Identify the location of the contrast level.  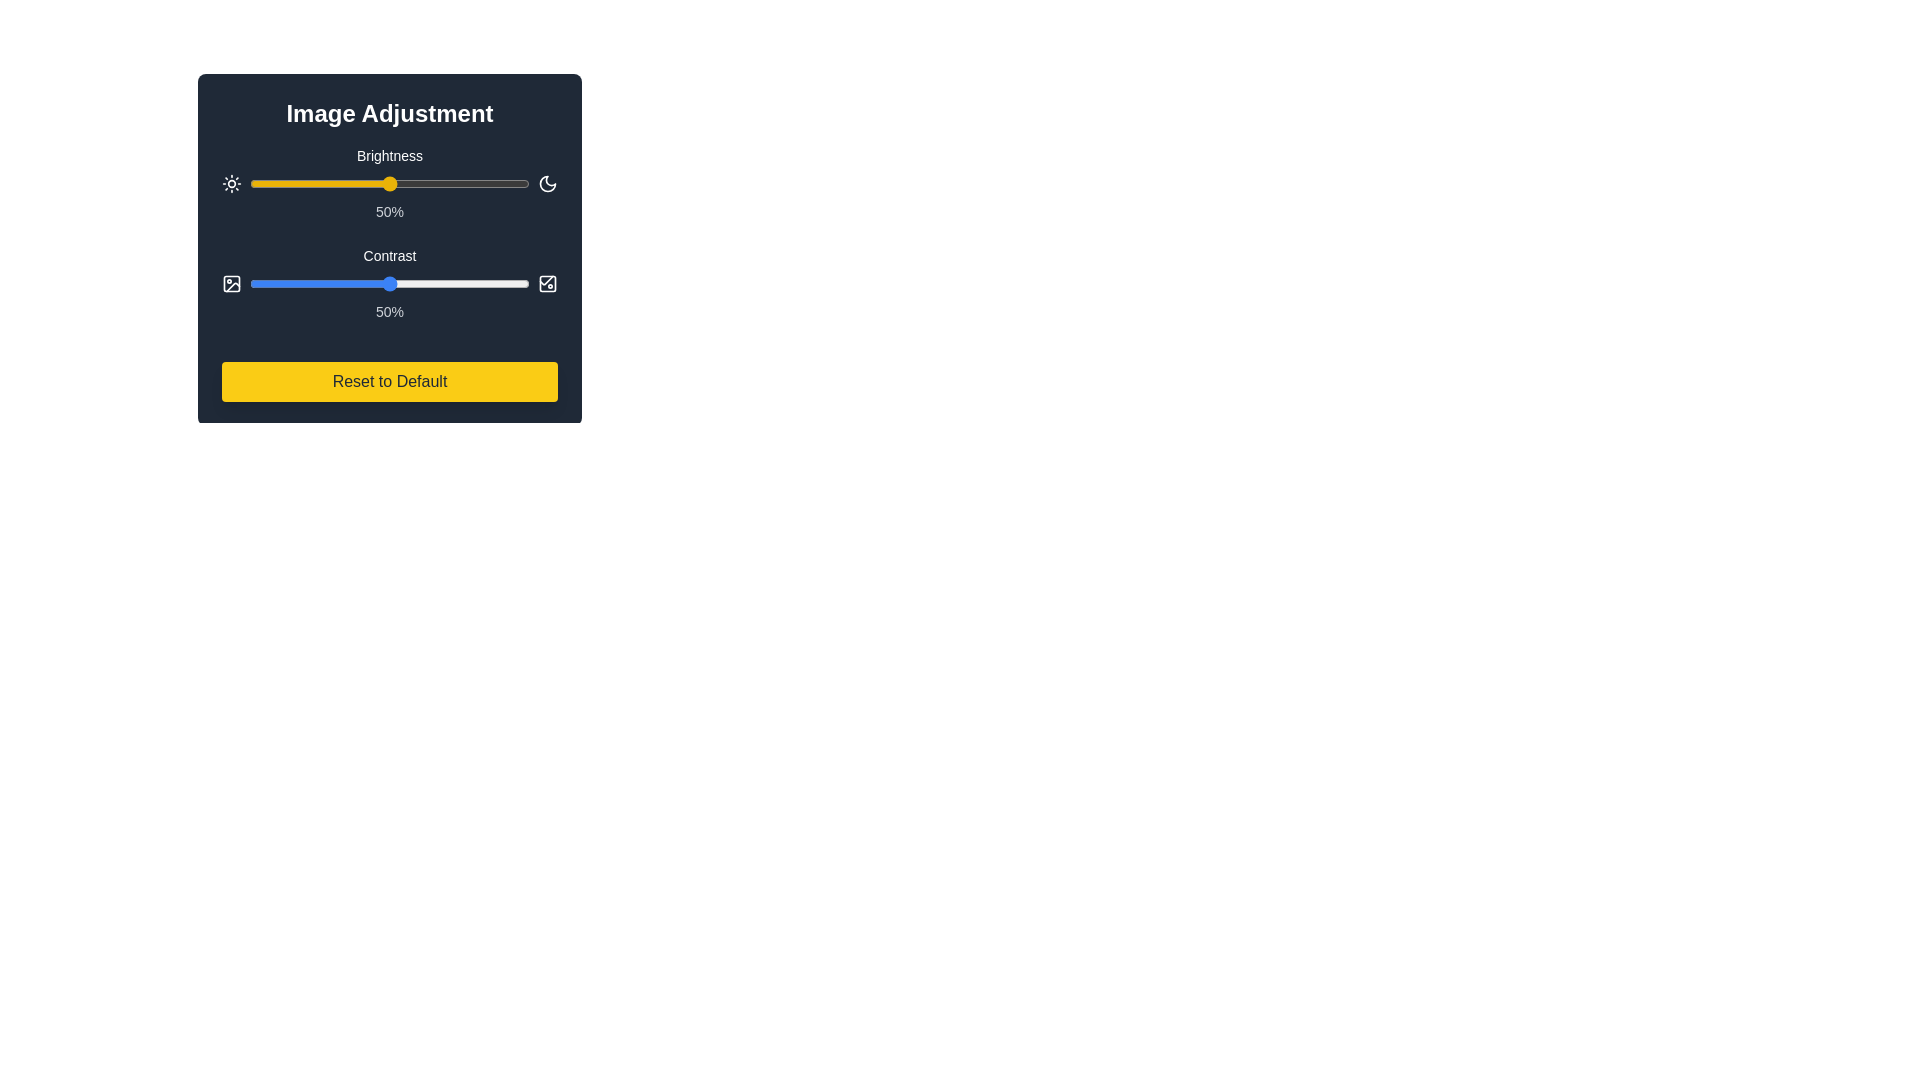
(425, 284).